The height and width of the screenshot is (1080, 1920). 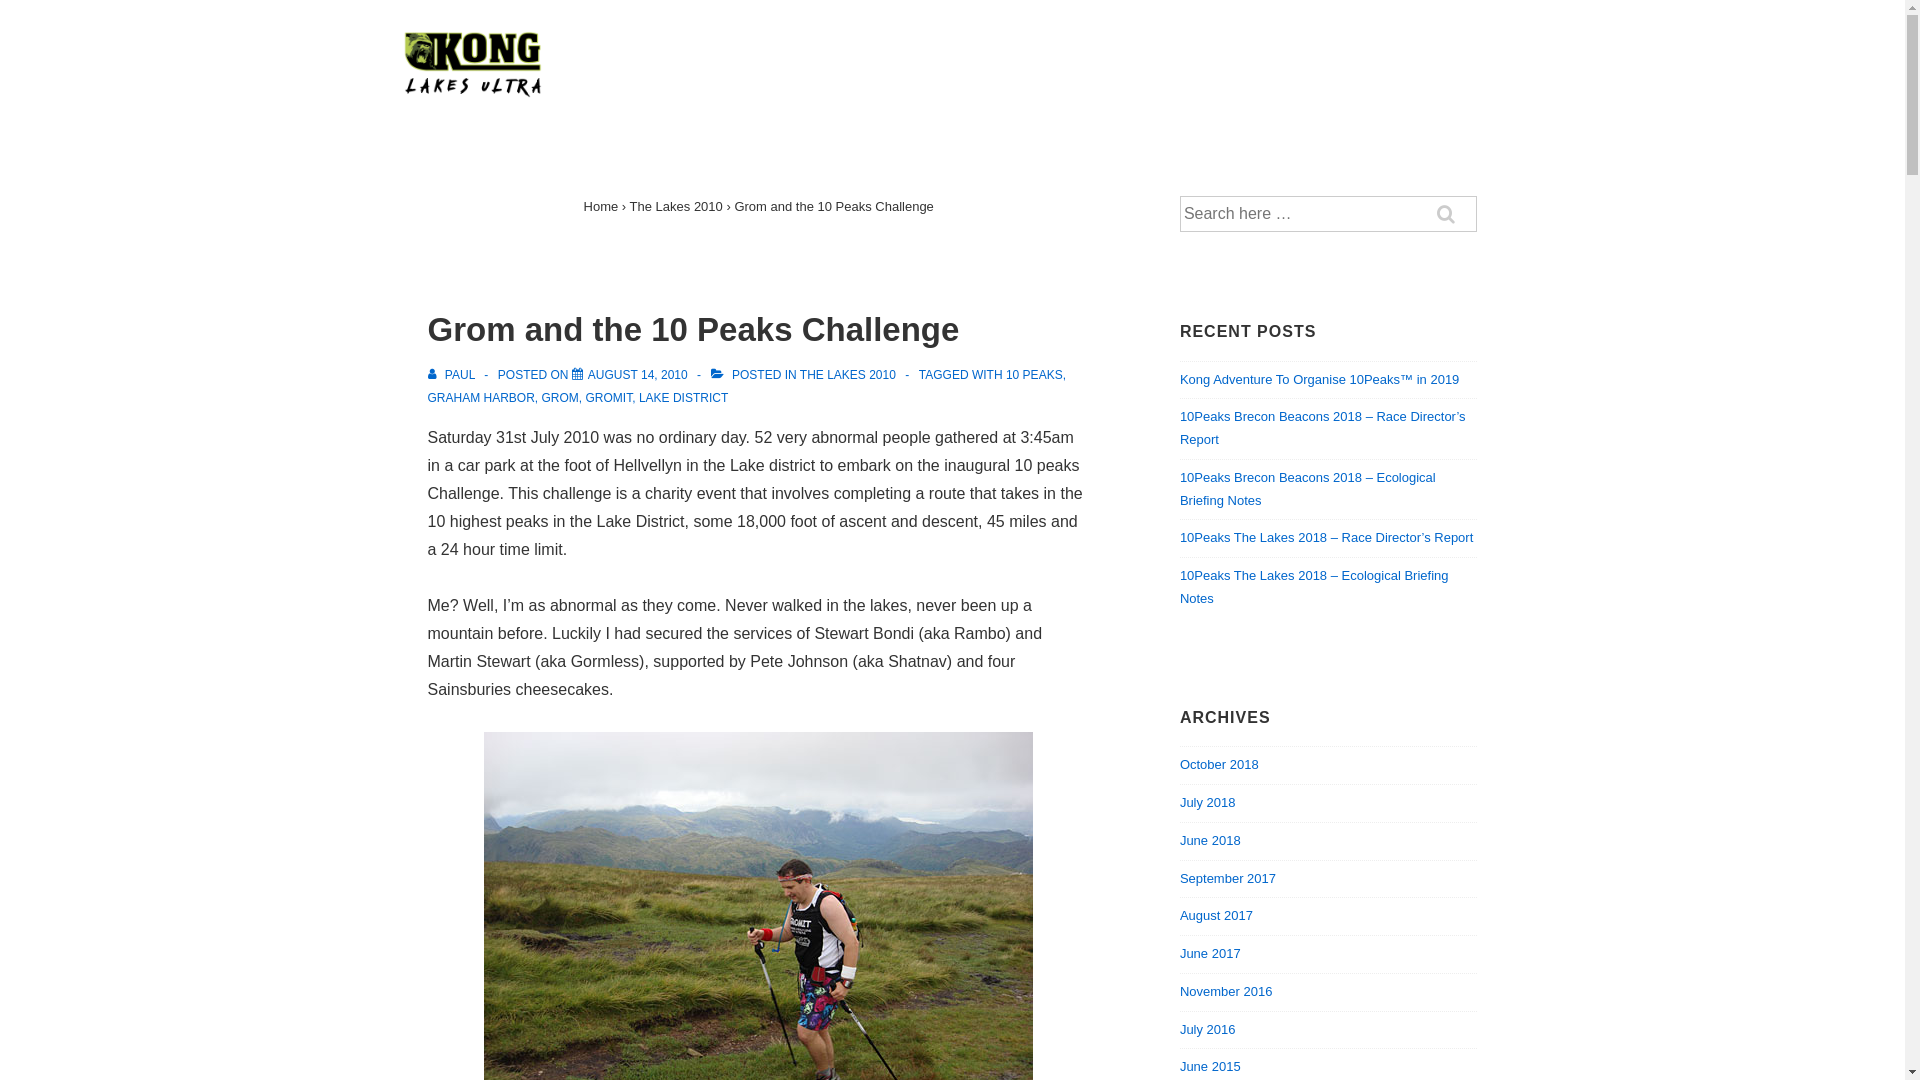 I want to click on 'October 2018', so click(x=1180, y=764).